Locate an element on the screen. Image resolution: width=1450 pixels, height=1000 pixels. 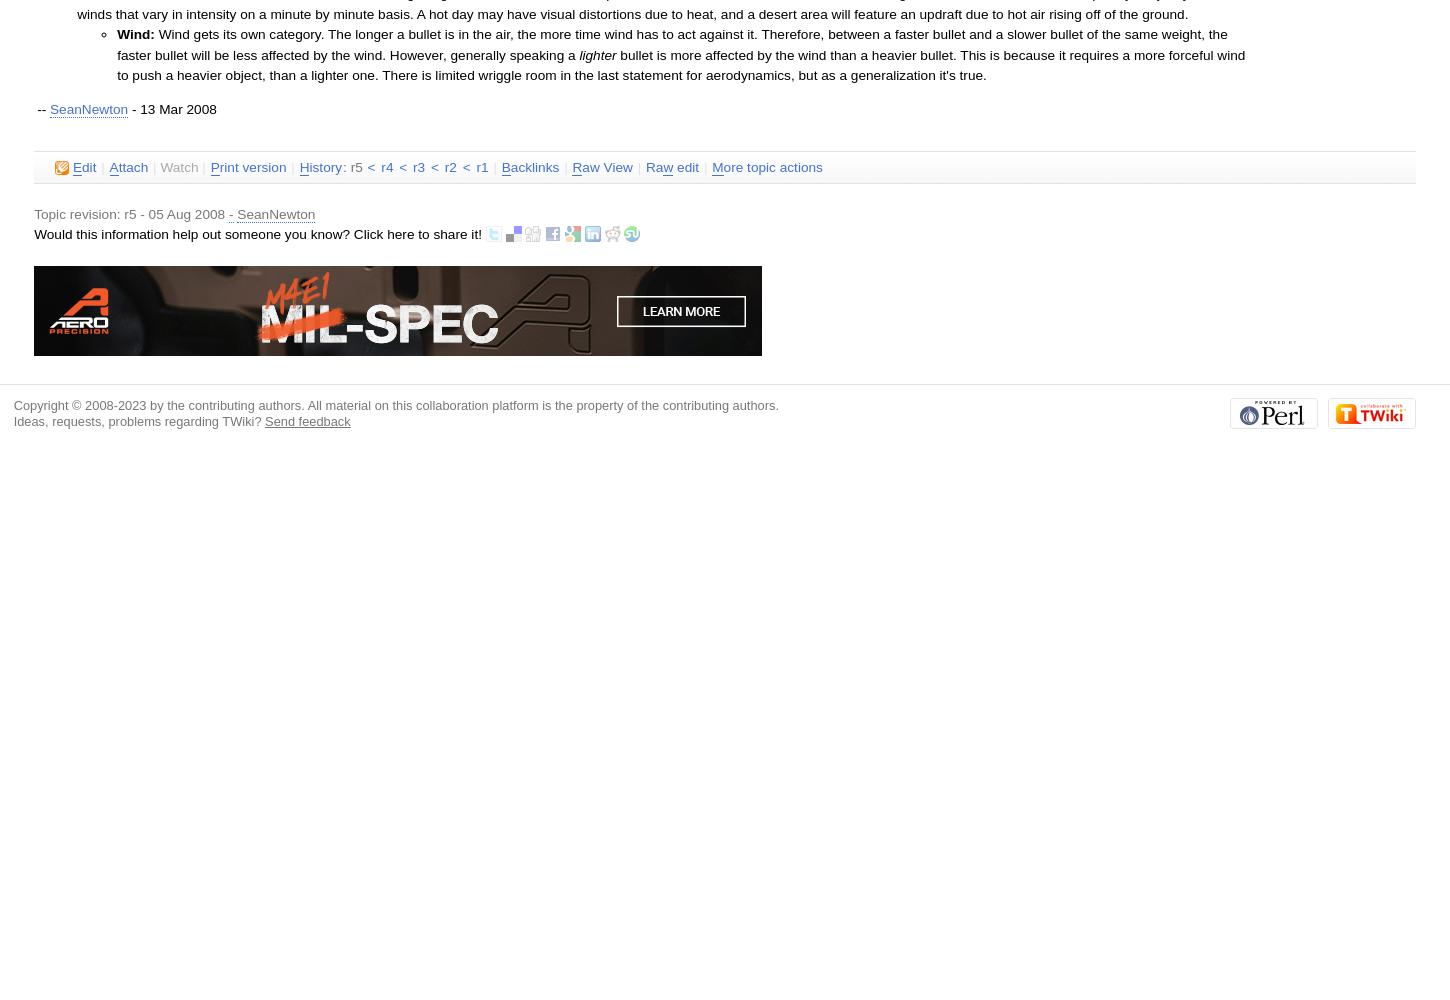
'P' is located at coordinates (213, 166).